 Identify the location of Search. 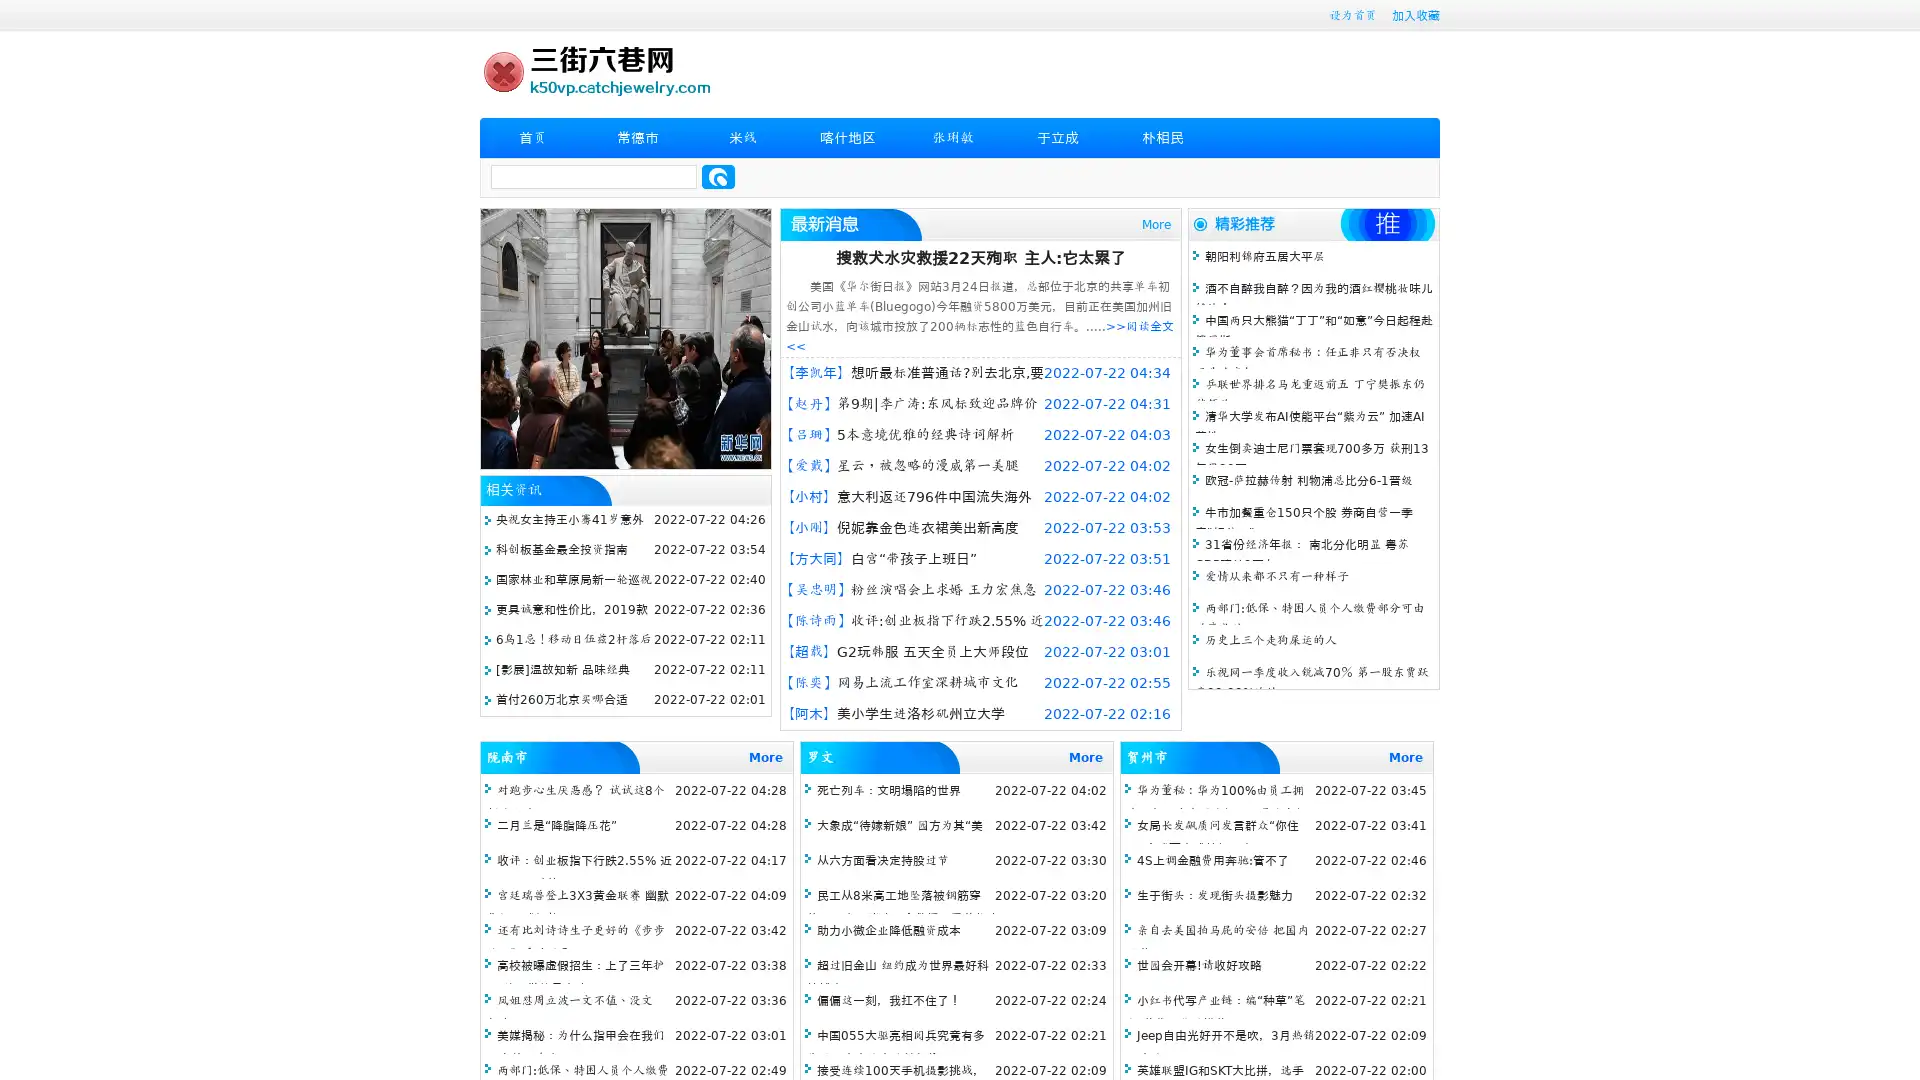
(718, 176).